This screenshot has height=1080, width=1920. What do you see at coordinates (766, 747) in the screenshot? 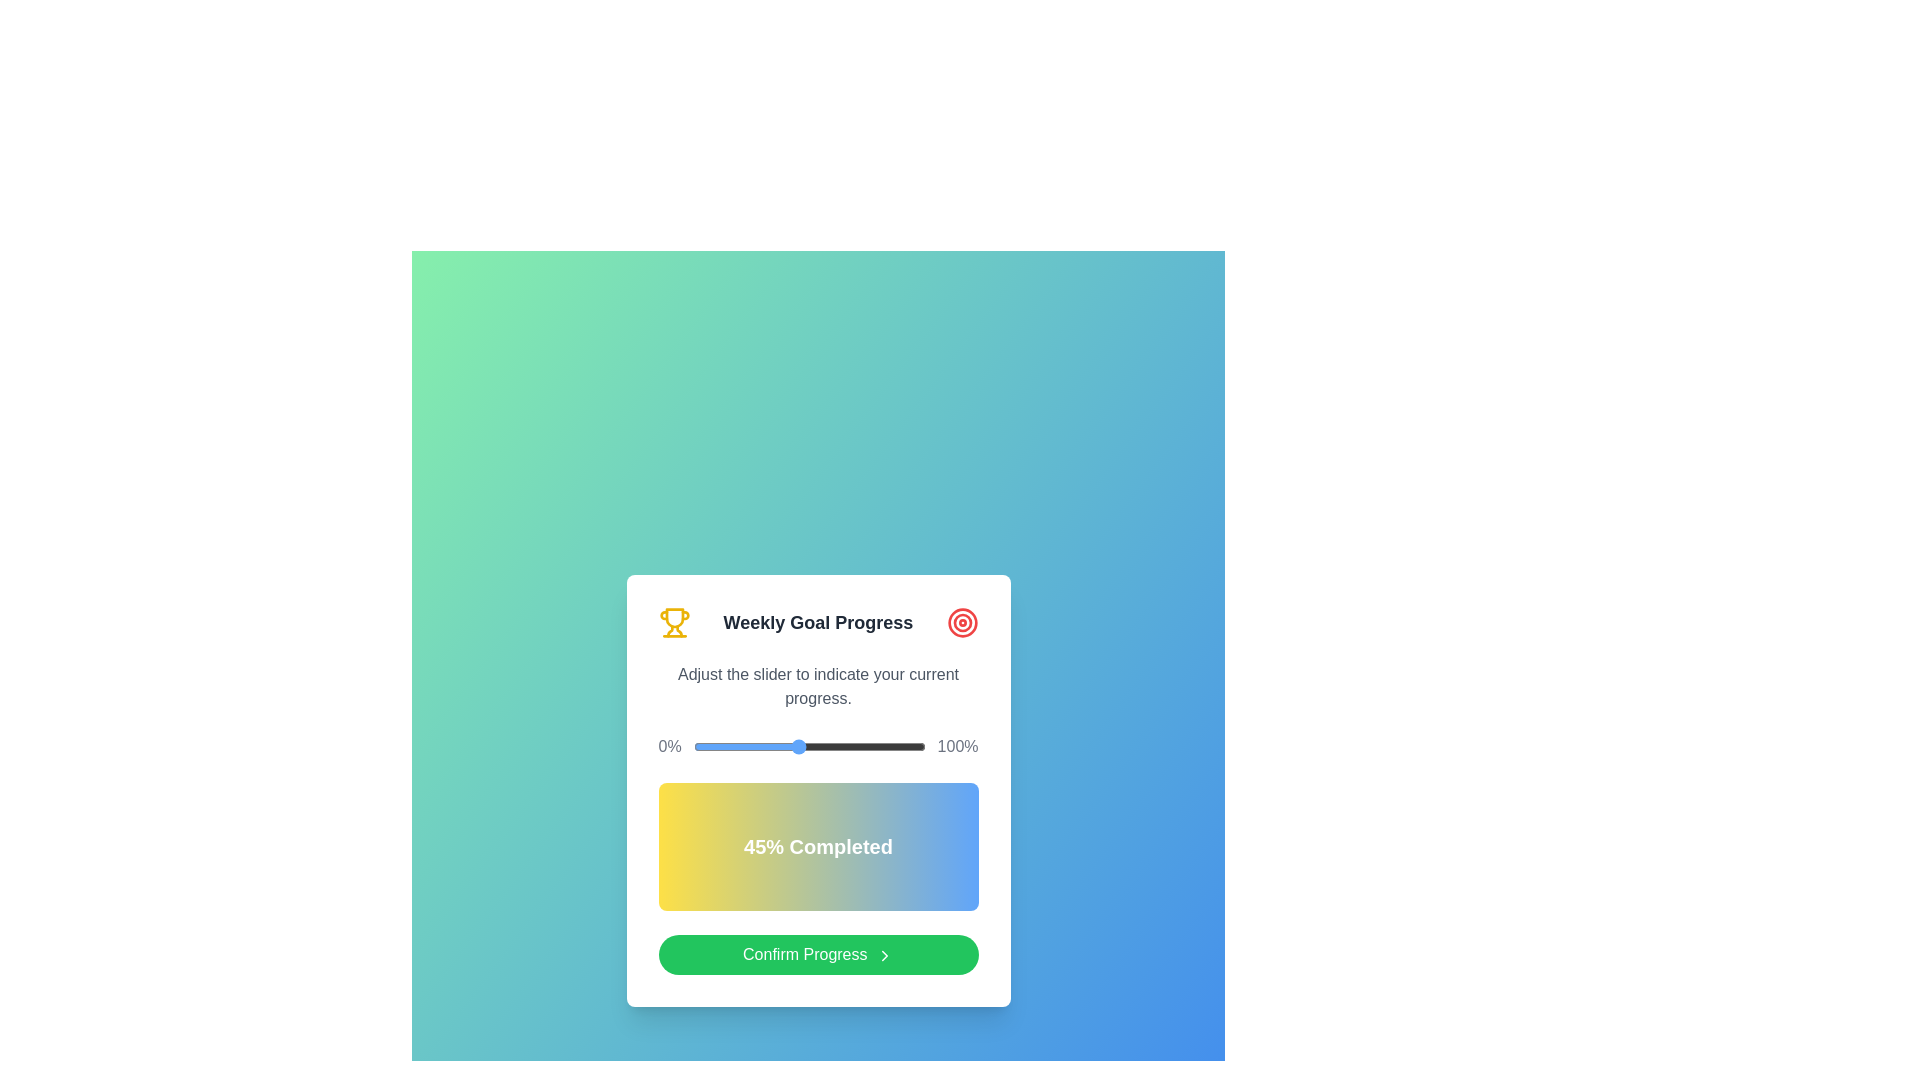
I see `the progress slider to set the progress to 32%` at bounding box center [766, 747].